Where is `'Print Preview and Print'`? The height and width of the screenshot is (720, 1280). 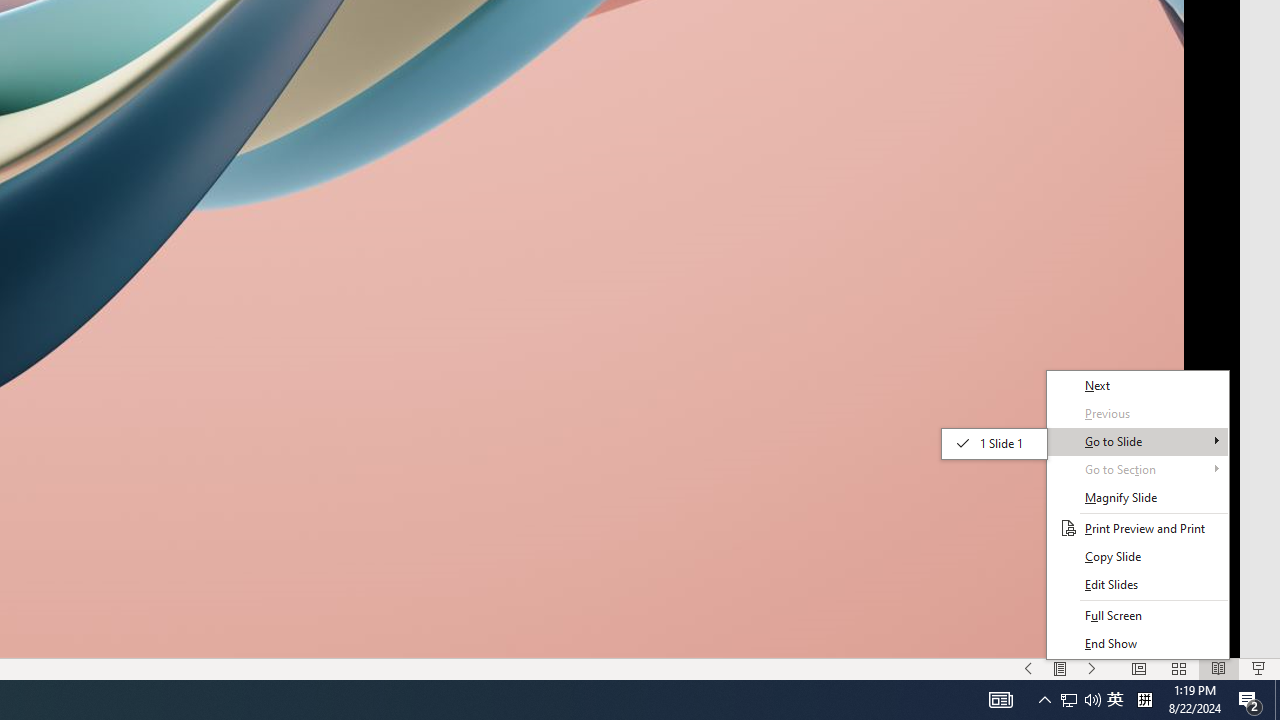 'Print Preview and Print' is located at coordinates (1137, 527).